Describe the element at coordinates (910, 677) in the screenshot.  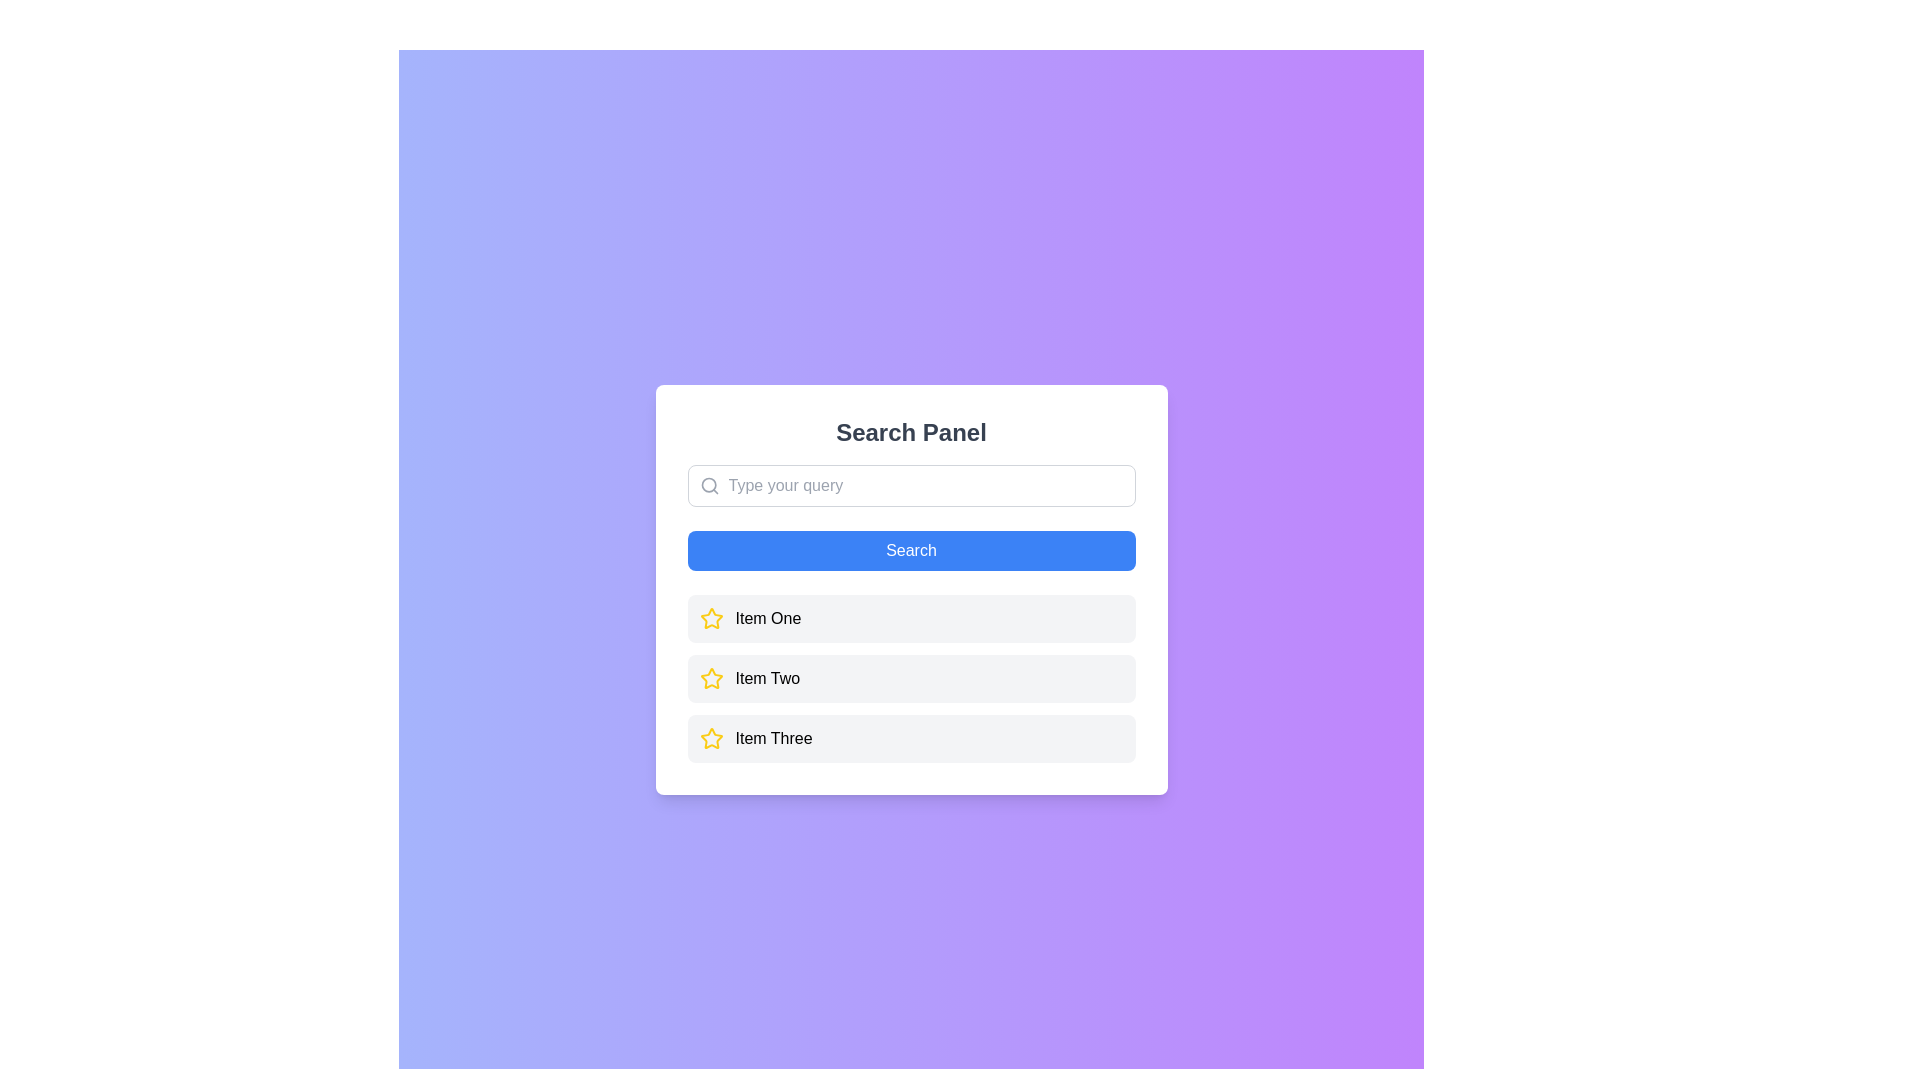
I see `the list item labeled 'Item Two' in the 'Search Panel'` at that location.